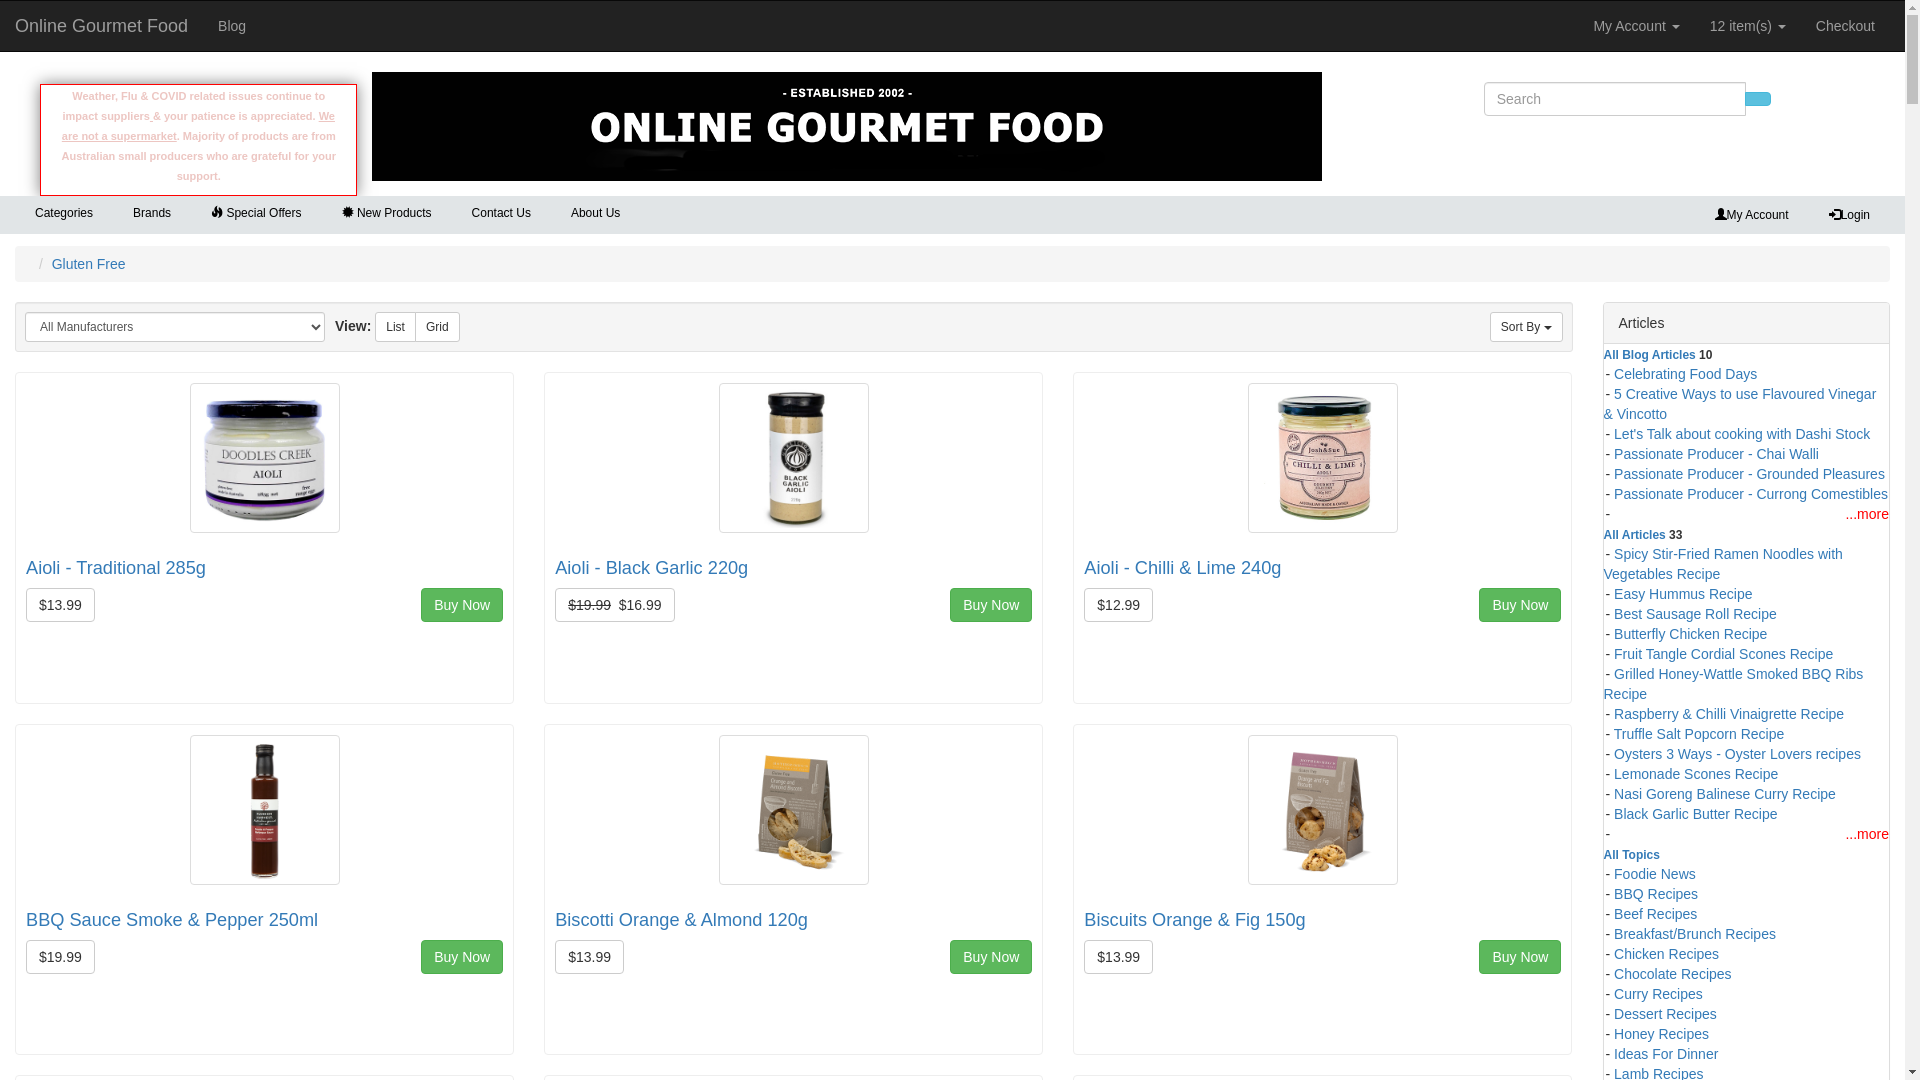 The image size is (1920, 1080). Describe the element at coordinates (681, 920) in the screenshot. I see `'Biscotti Orange & Almond 120g'` at that location.